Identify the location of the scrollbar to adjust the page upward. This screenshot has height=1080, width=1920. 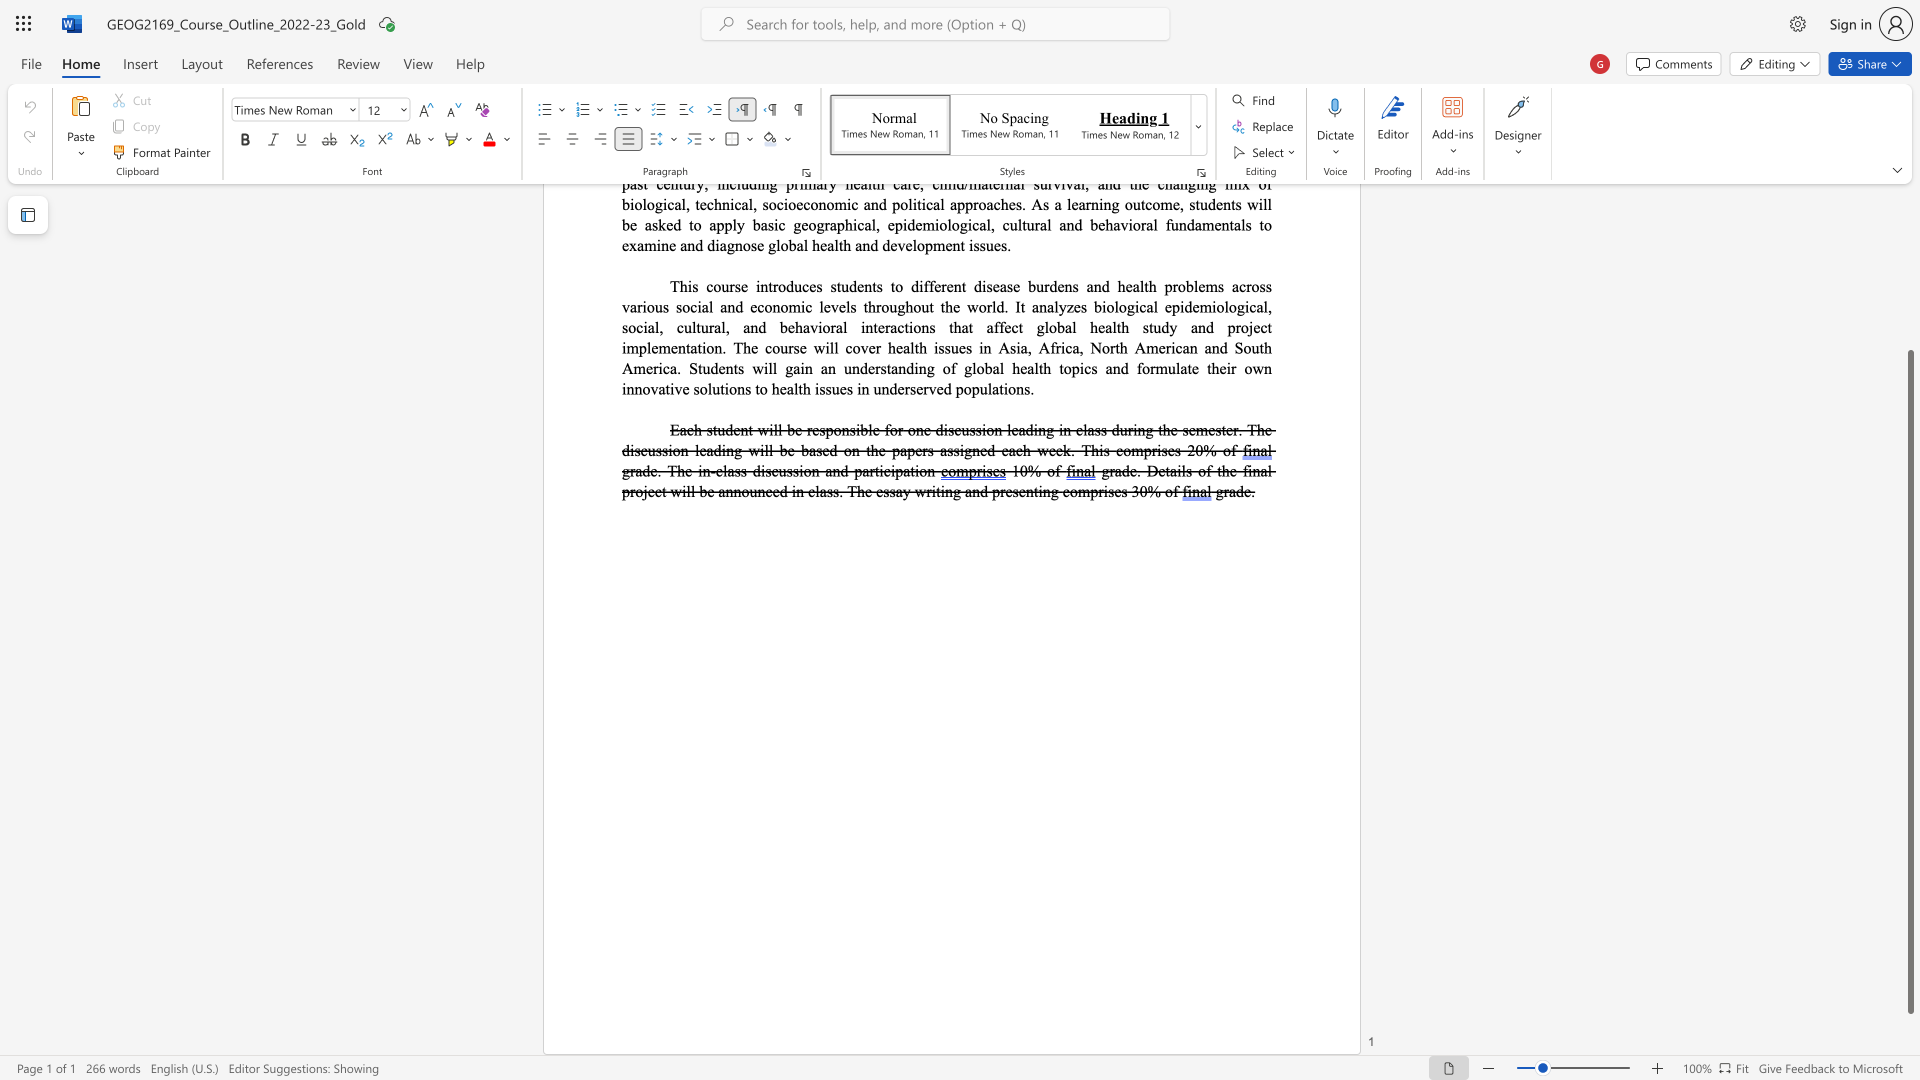
(1909, 338).